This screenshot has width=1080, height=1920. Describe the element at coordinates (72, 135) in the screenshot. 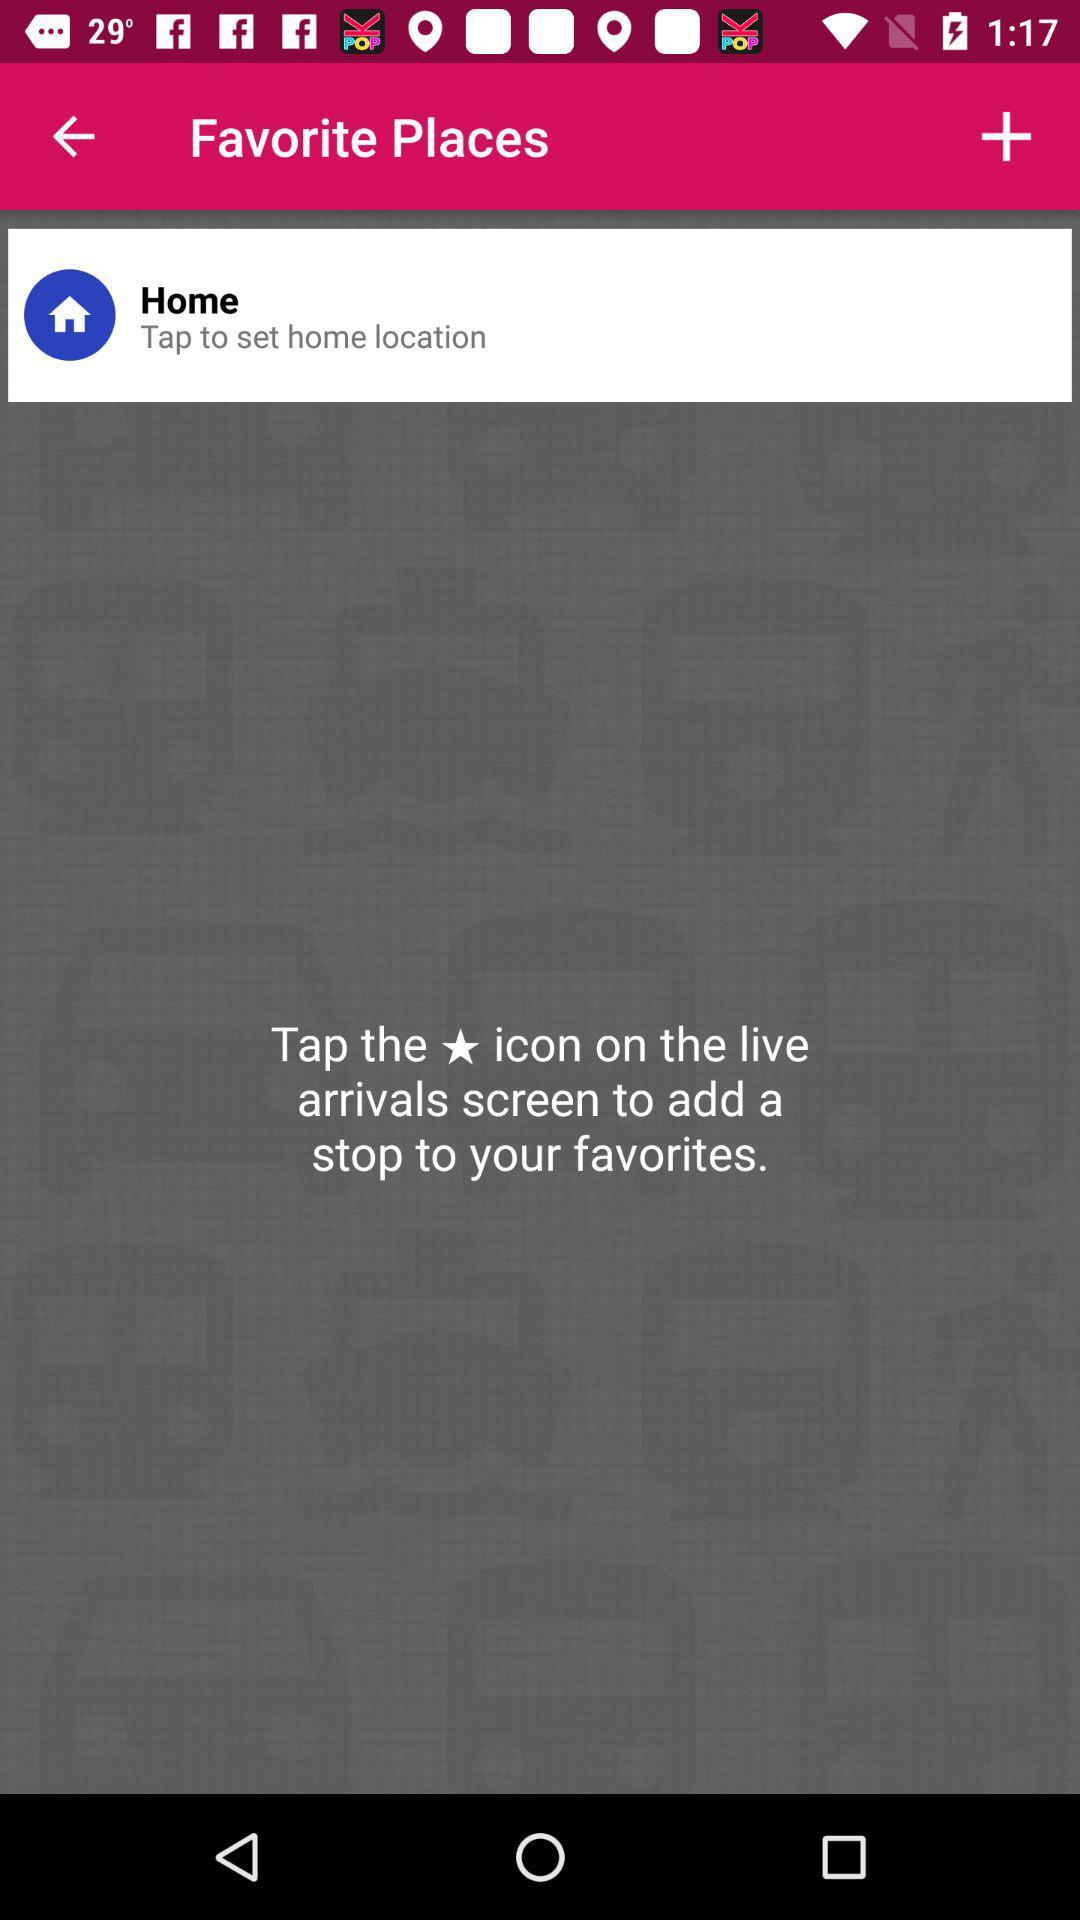

I see `icon to the left of the favorite places item` at that location.